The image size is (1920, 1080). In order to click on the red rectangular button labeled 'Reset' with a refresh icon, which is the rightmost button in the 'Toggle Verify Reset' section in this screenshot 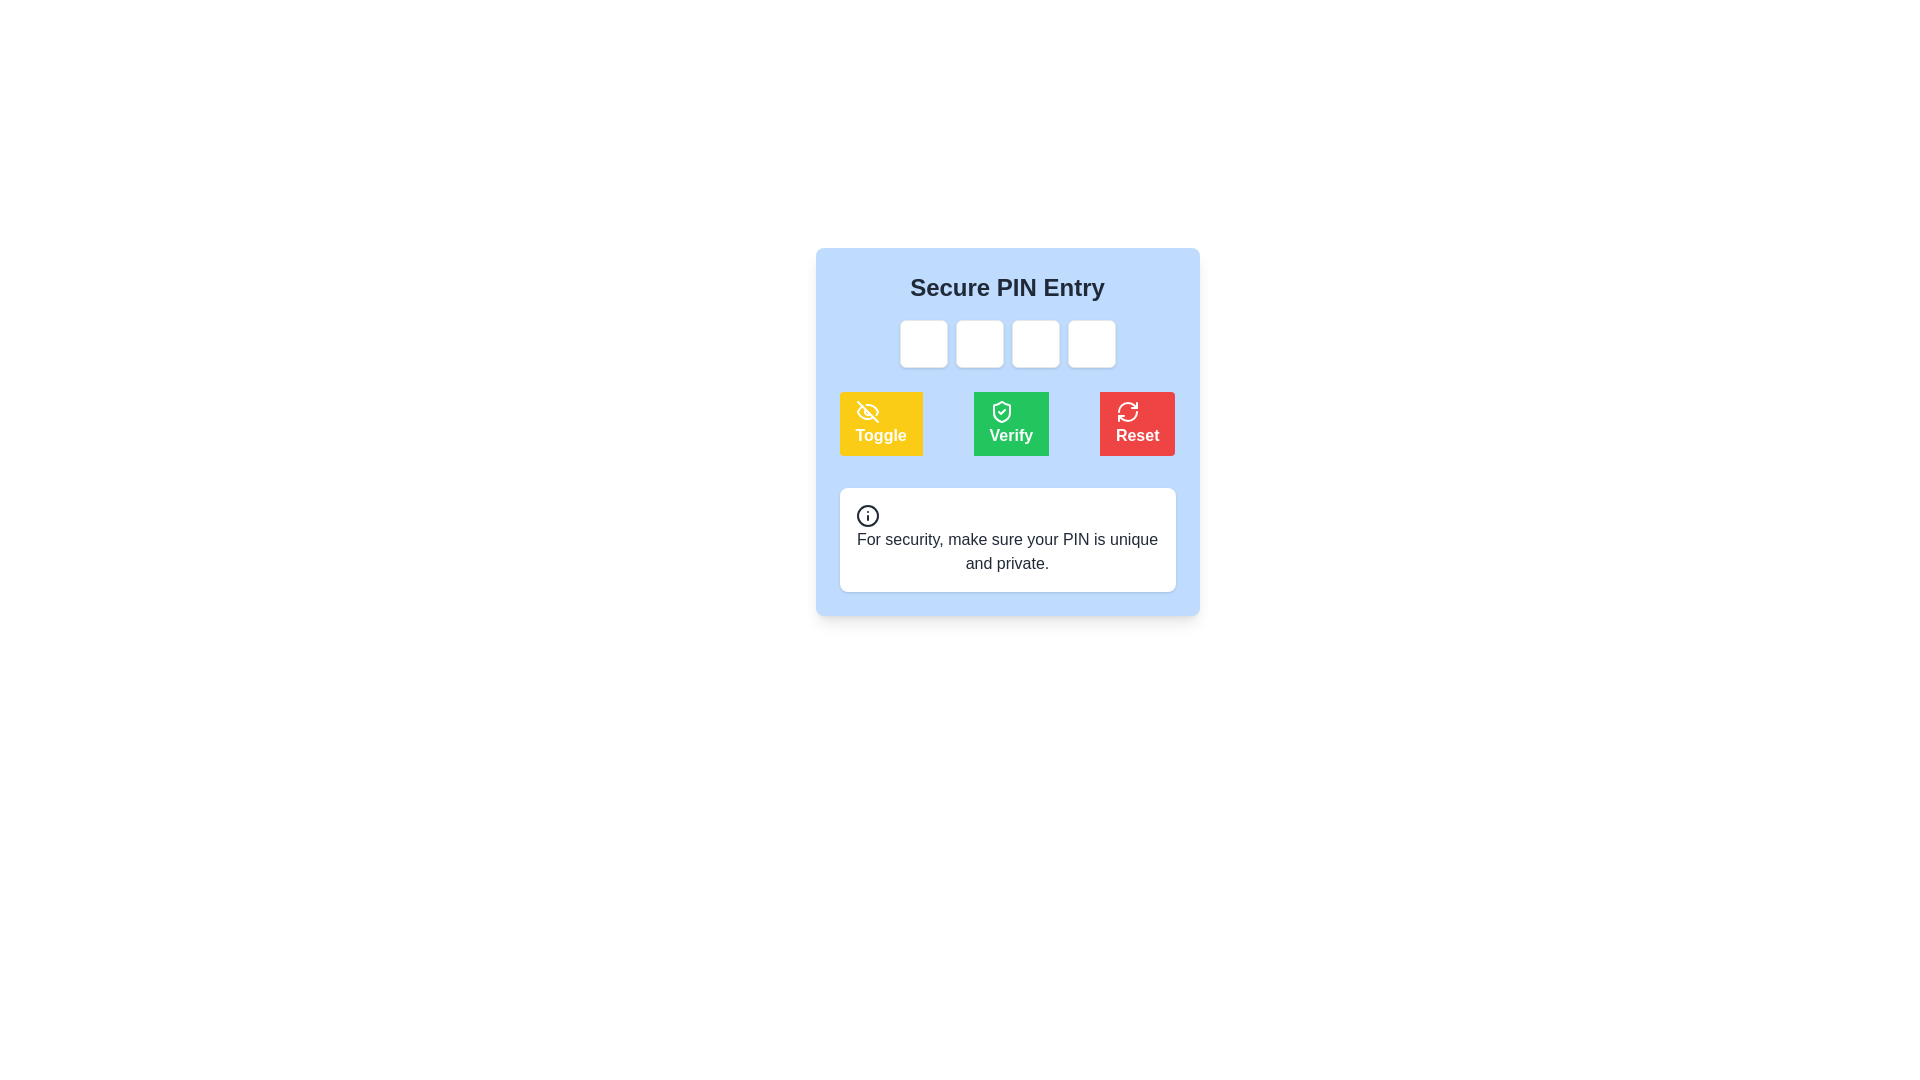, I will do `click(1137, 423)`.